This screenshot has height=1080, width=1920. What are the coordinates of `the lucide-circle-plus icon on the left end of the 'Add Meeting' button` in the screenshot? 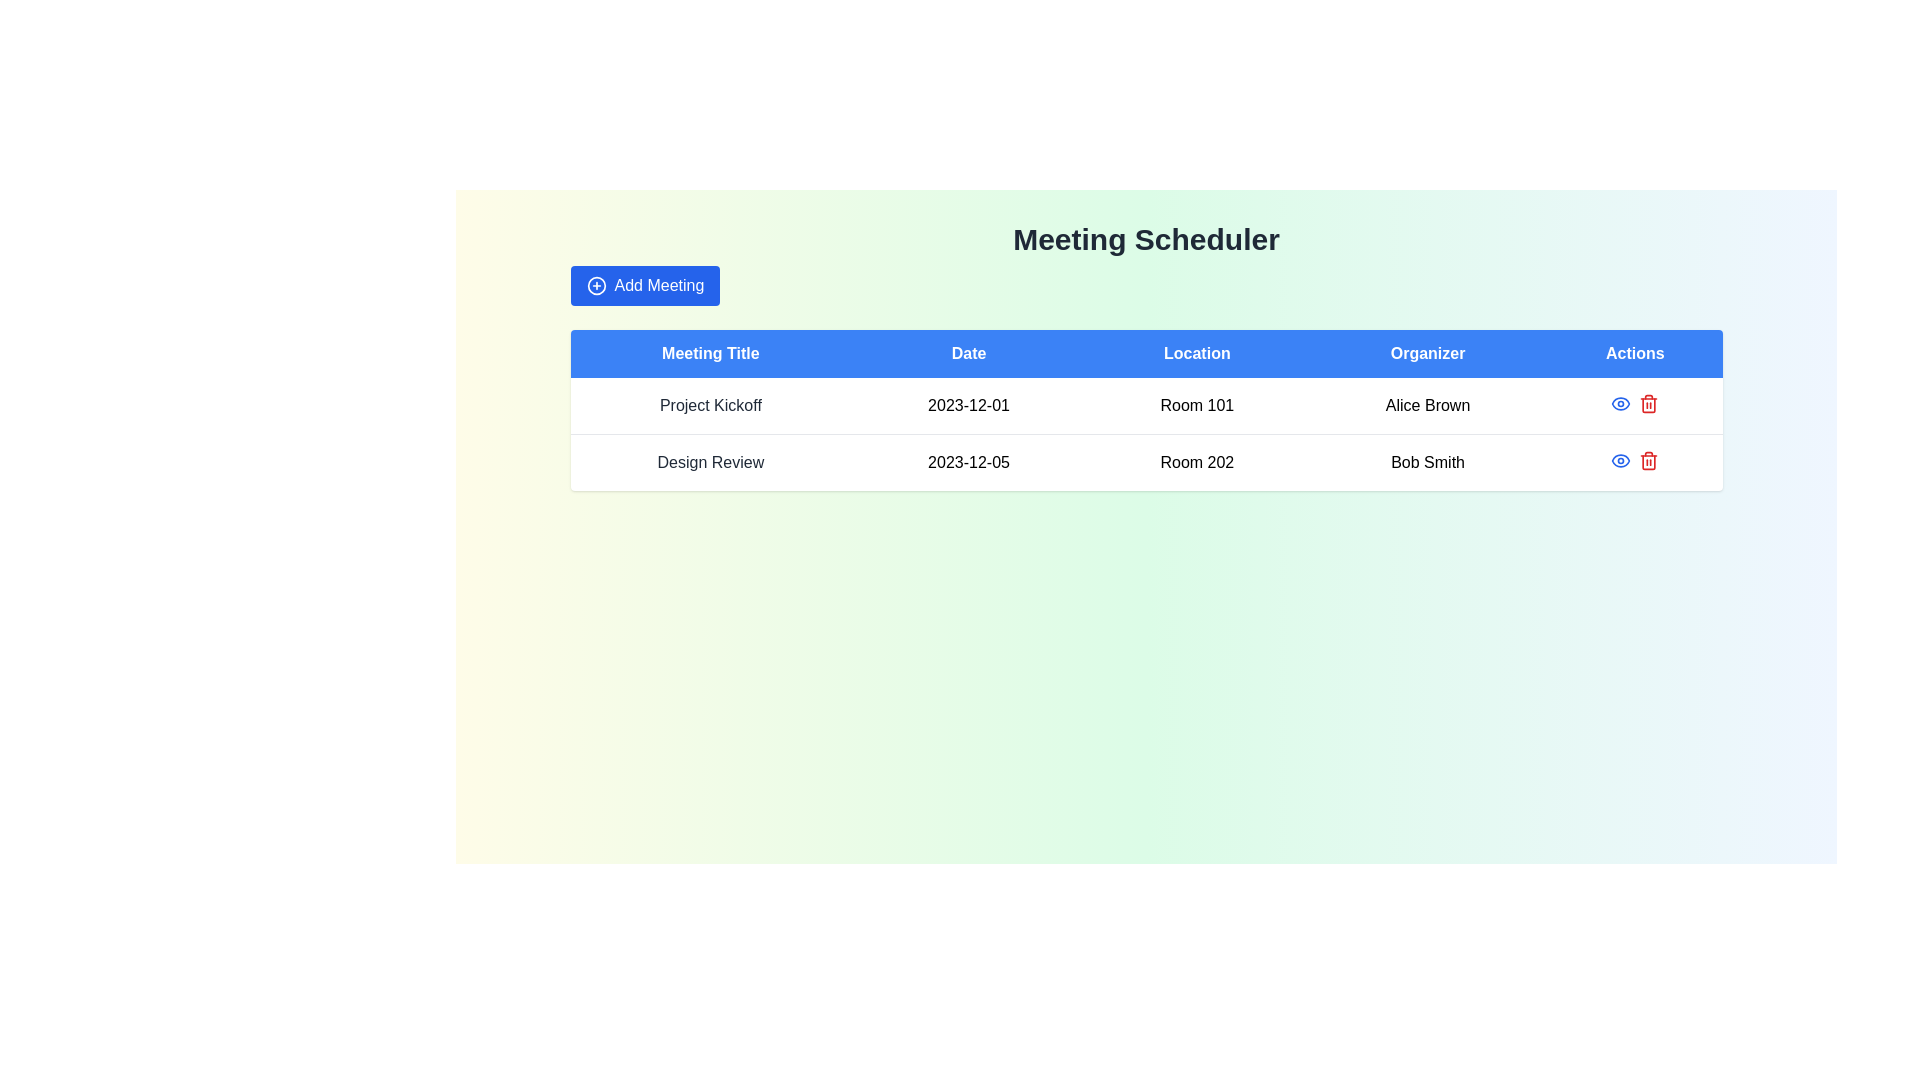 It's located at (595, 285).